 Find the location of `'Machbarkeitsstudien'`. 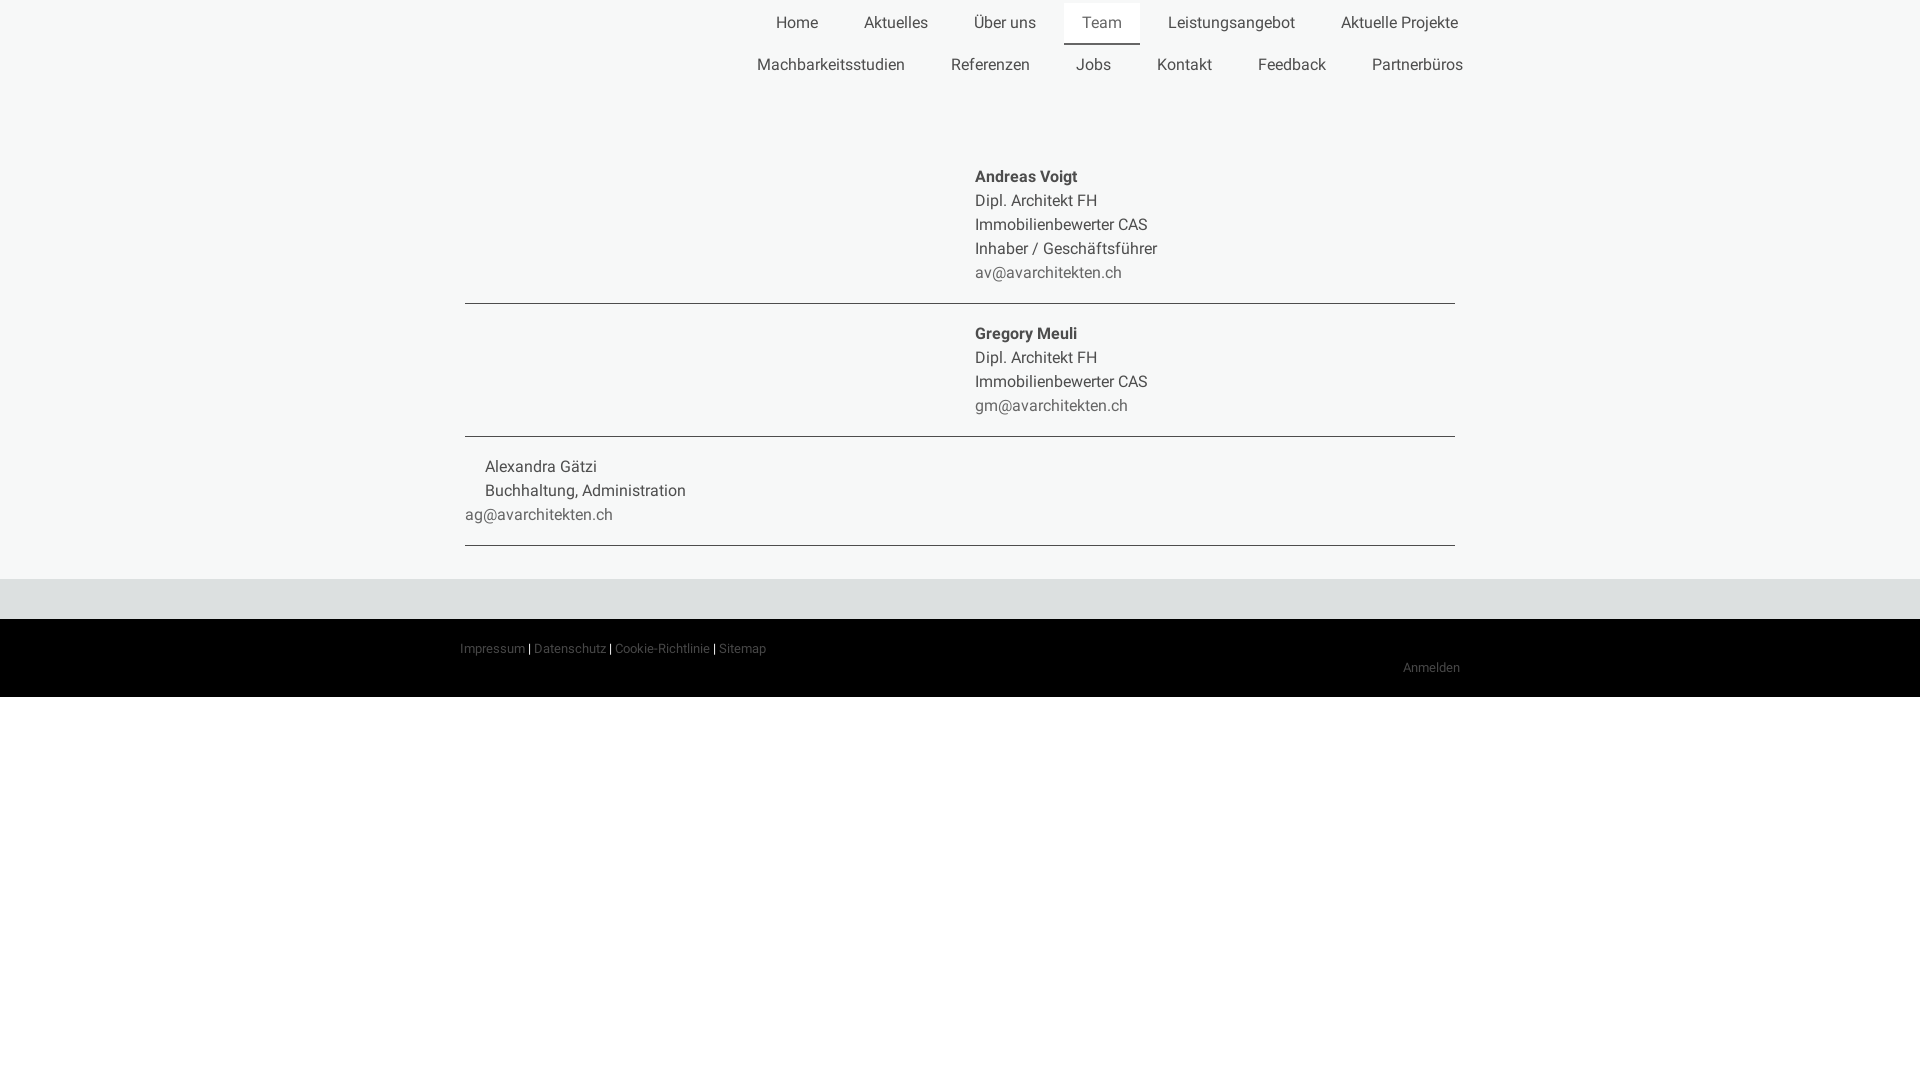

'Machbarkeitsstudien' is located at coordinates (830, 64).